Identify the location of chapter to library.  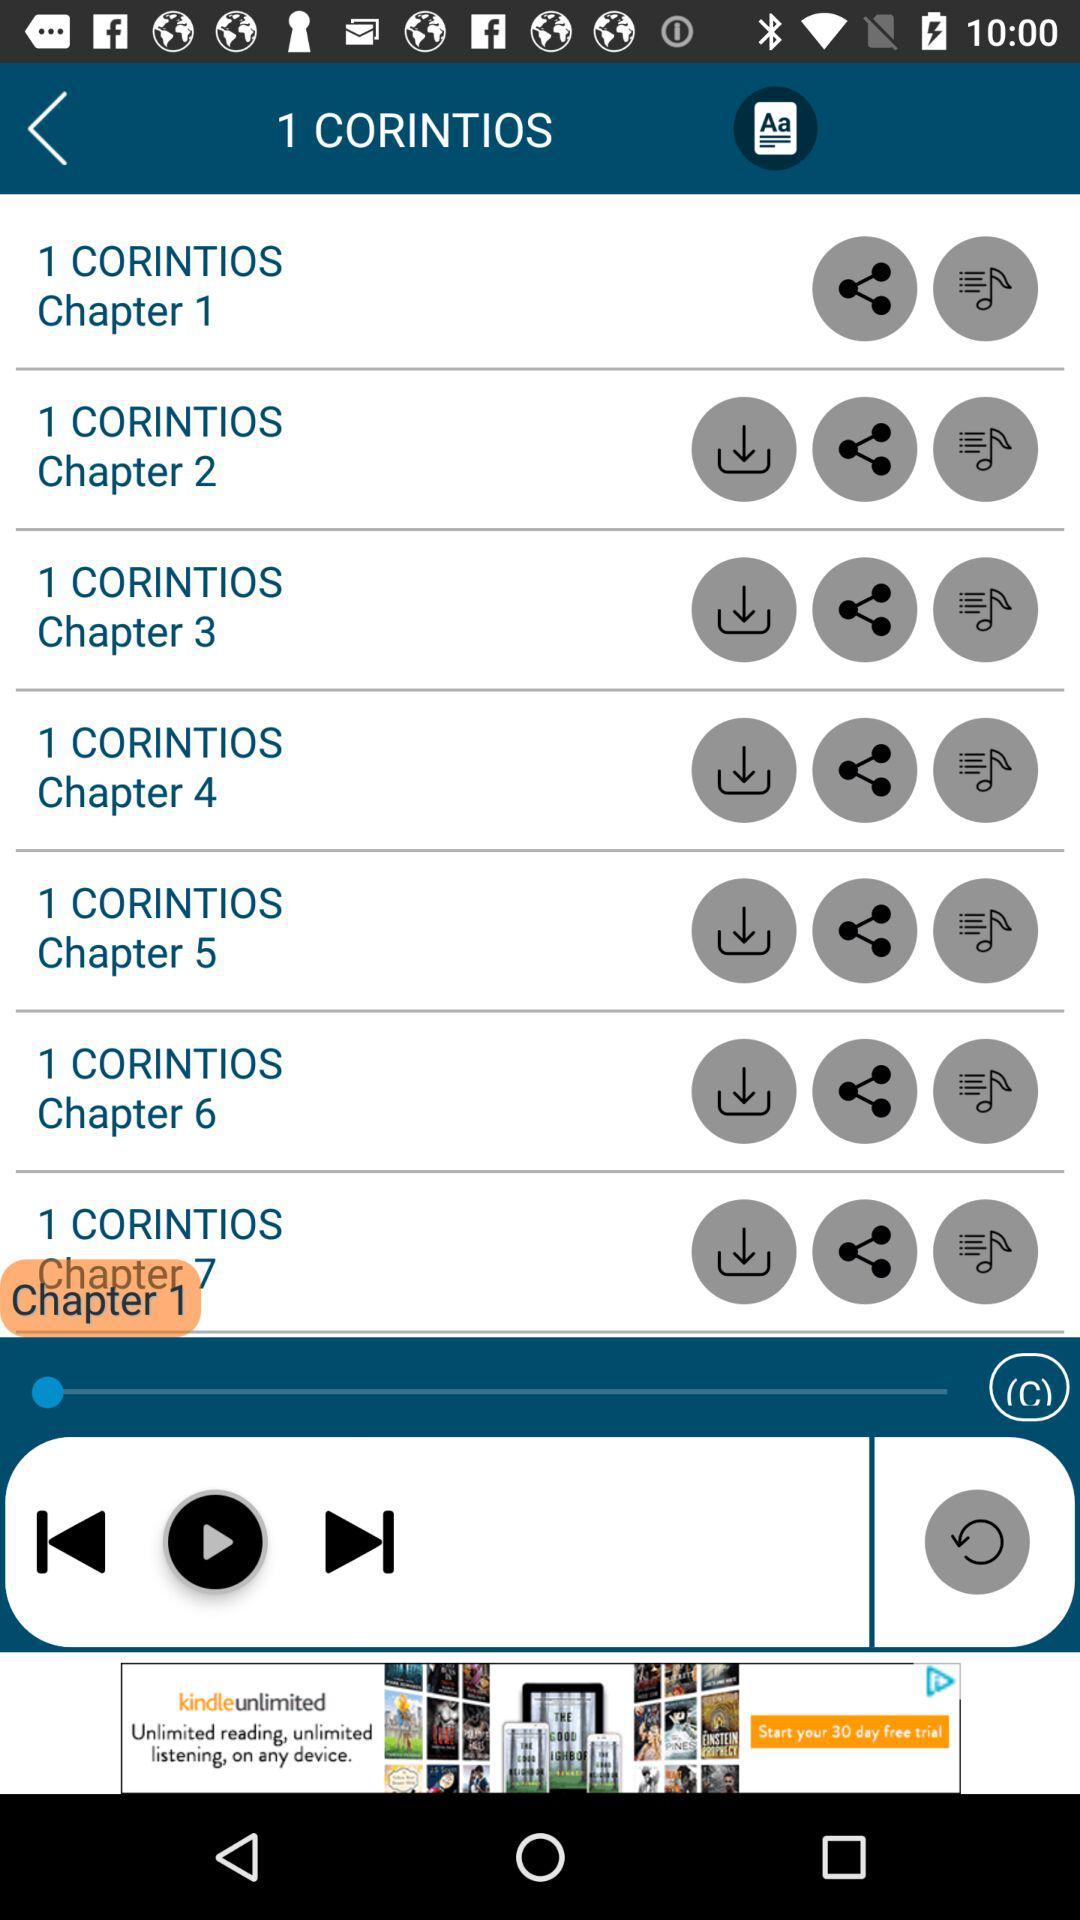
(984, 1090).